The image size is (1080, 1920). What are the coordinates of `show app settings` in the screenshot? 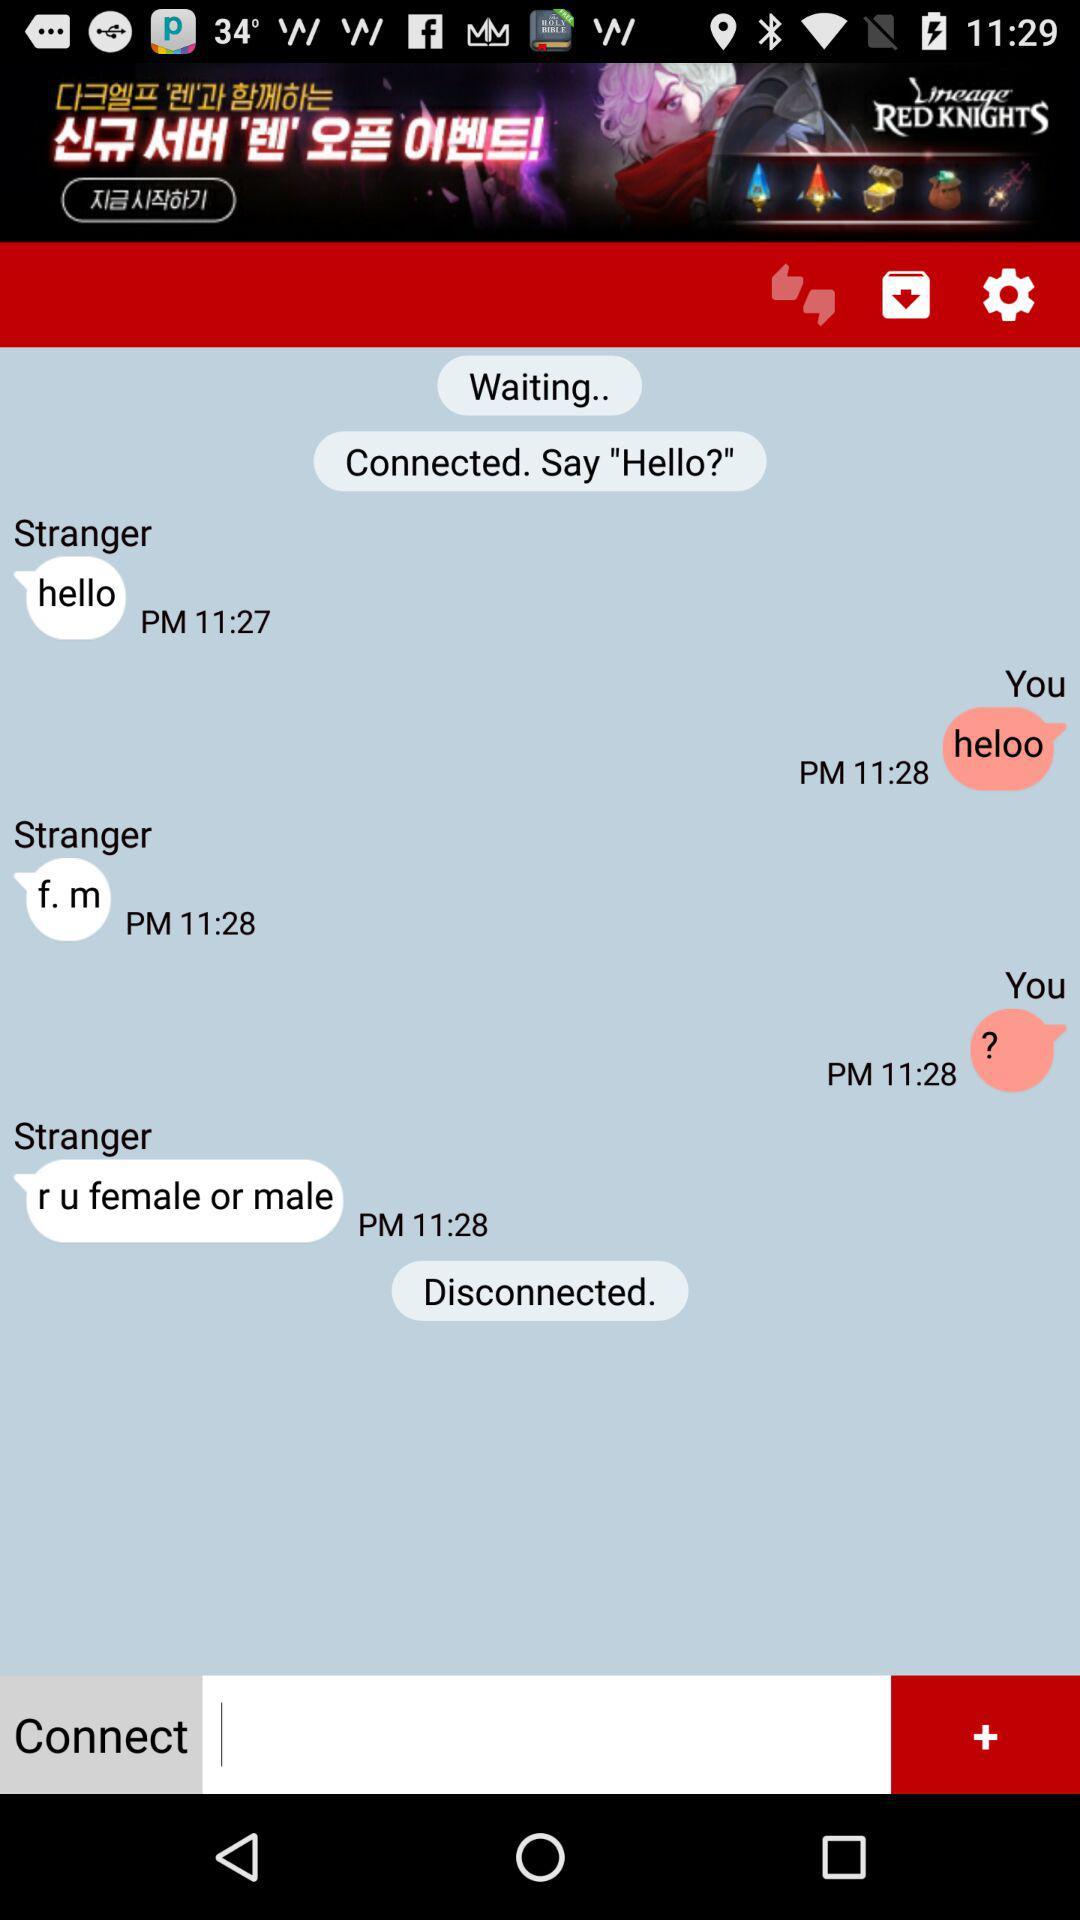 It's located at (1008, 293).